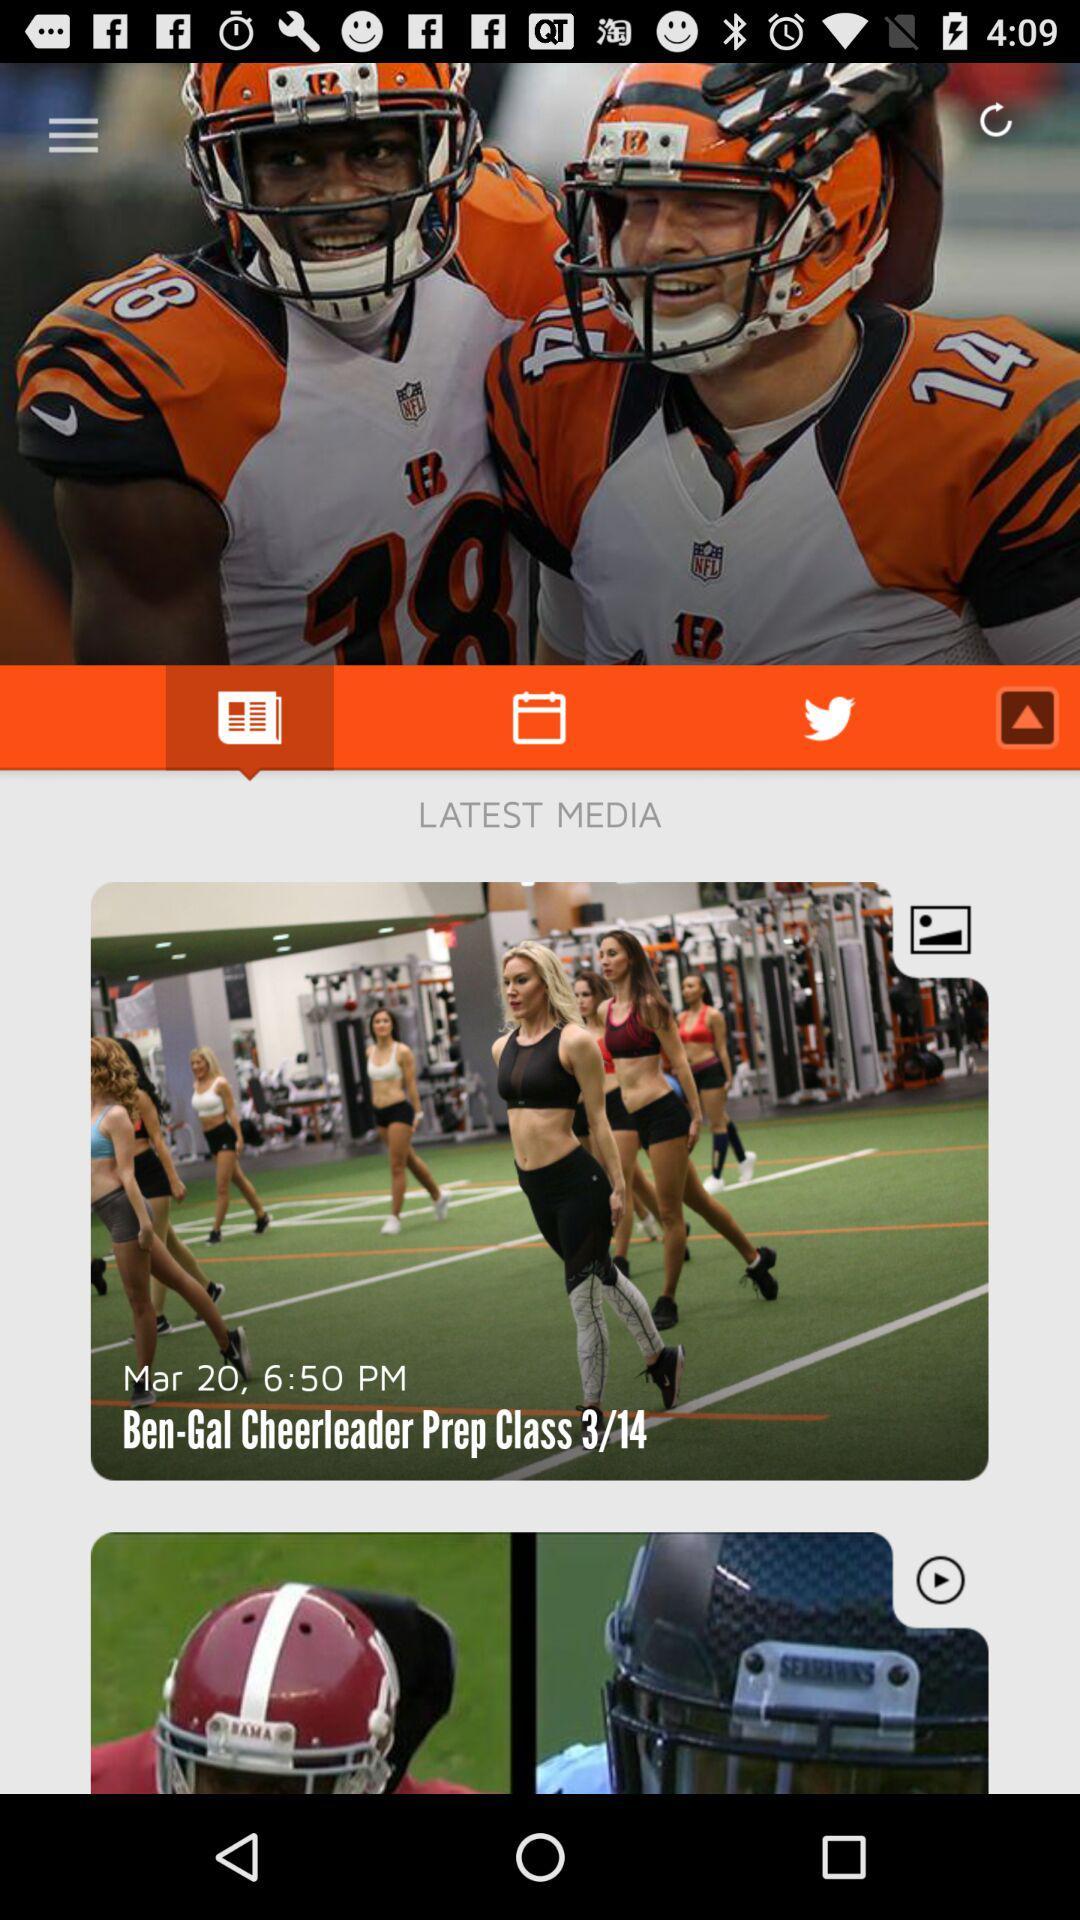 The image size is (1080, 1920). Describe the element at coordinates (72, 127) in the screenshot. I see `open menu` at that location.